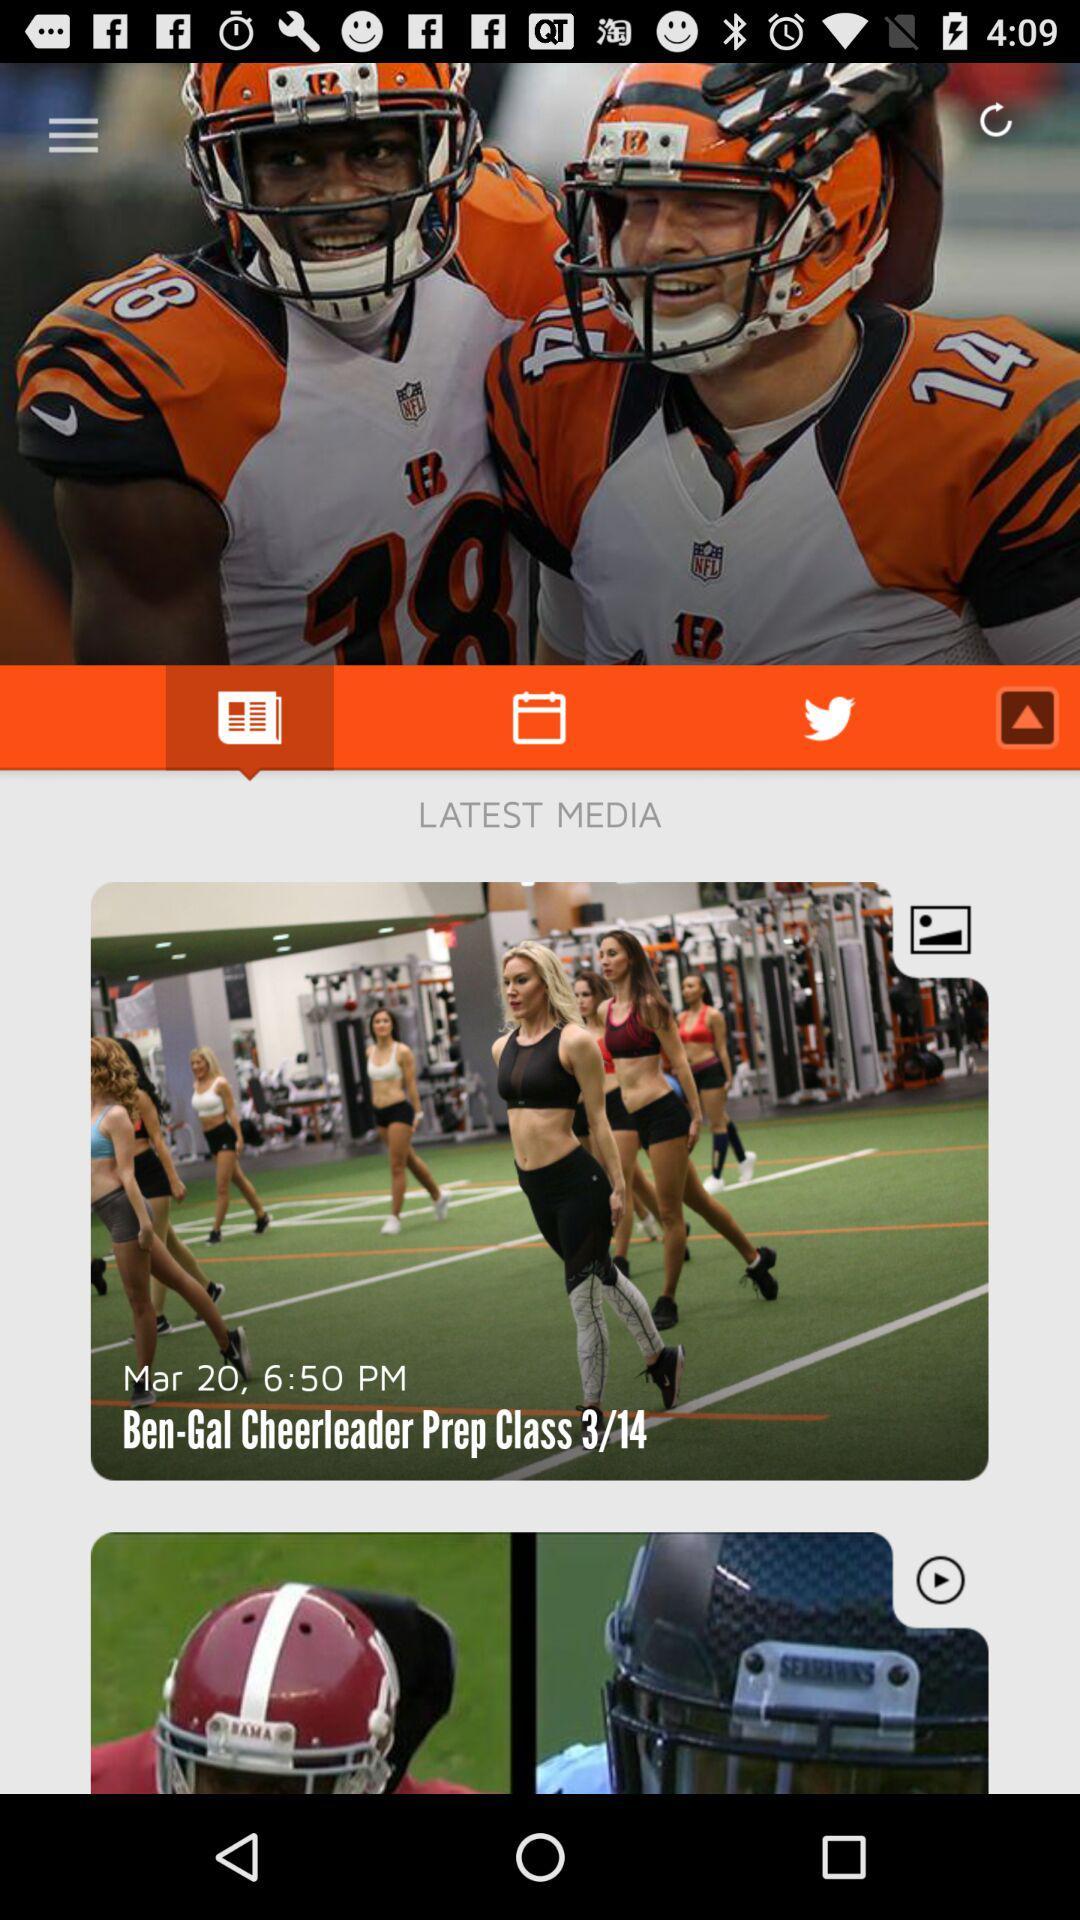 The image size is (1080, 1920). Describe the element at coordinates (72, 127) in the screenshot. I see `open menu` at that location.